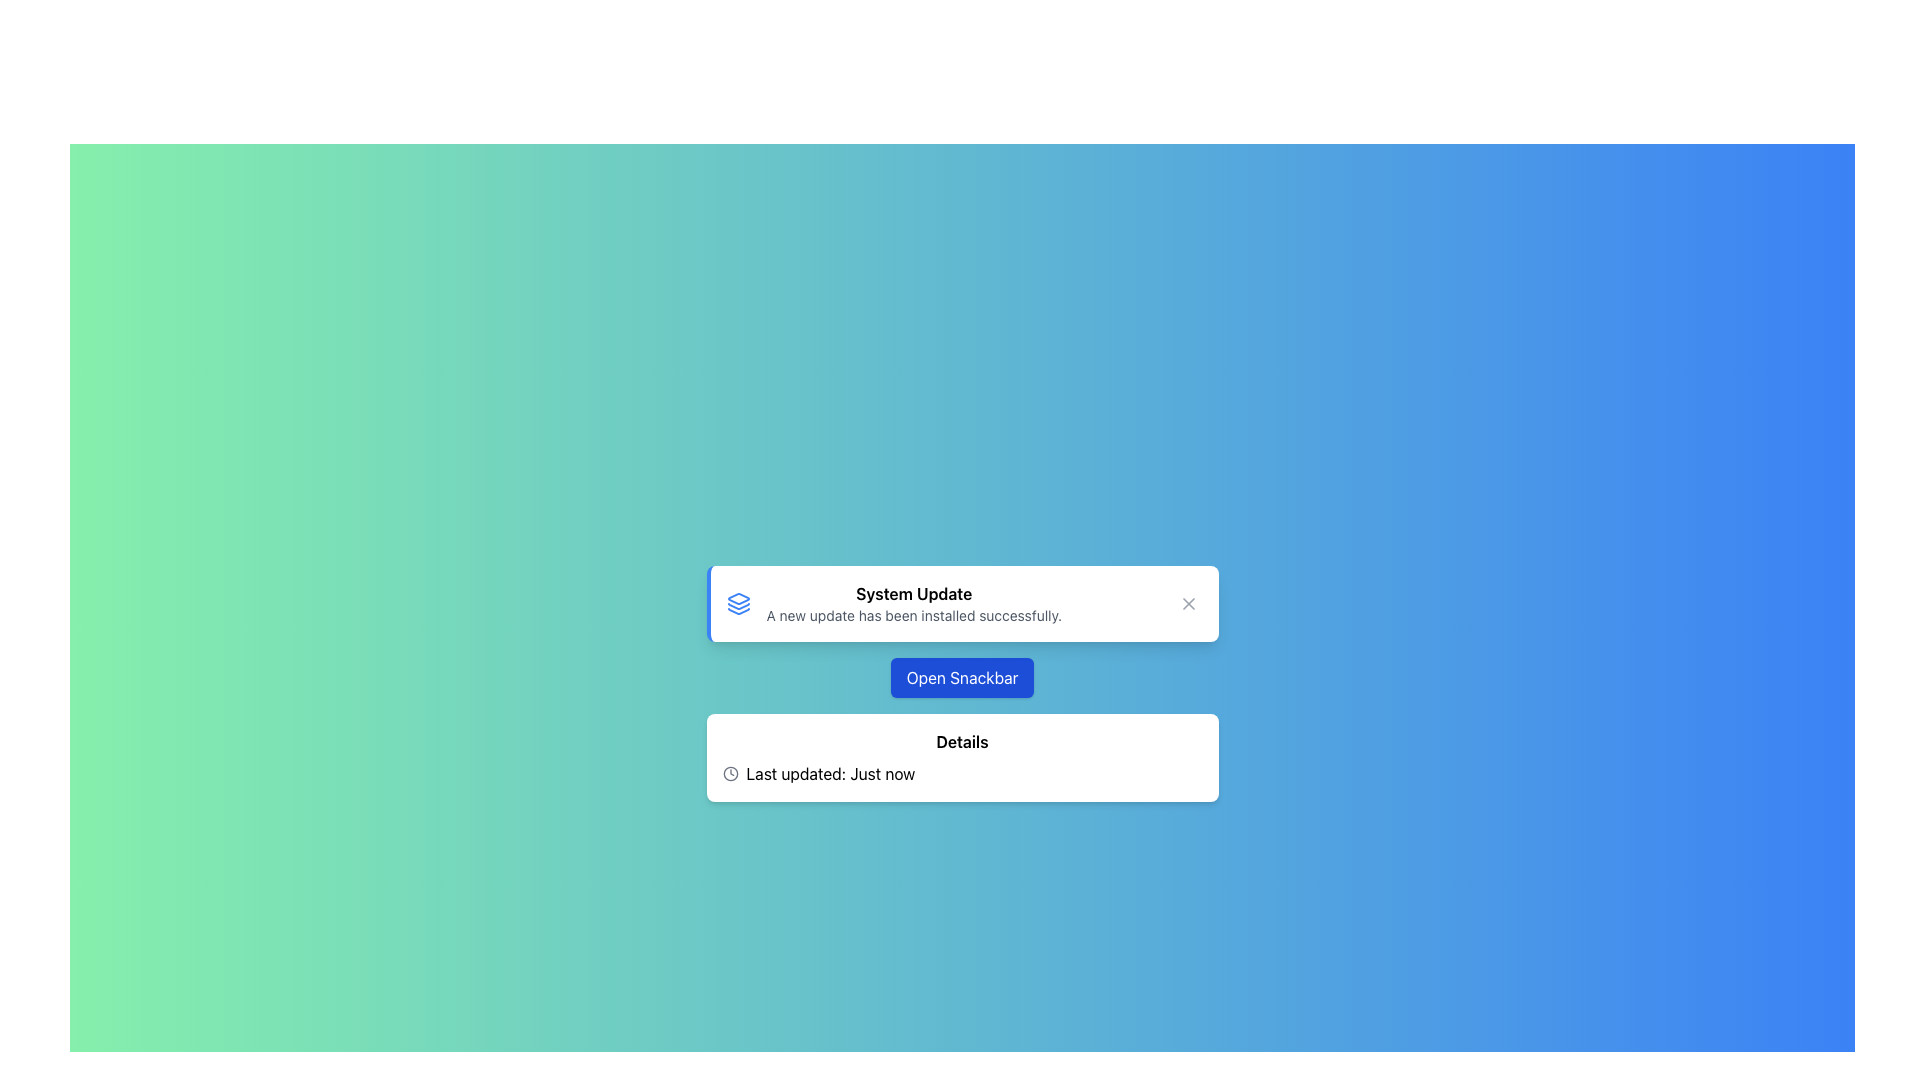 This screenshot has width=1920, height=1080. Describe the element at coordinates (913, 615) in the screenshot. I see `the text display that reads 'A new update has been installed successfully.', located just below the heading 'System Update' in the notification box` at that location.